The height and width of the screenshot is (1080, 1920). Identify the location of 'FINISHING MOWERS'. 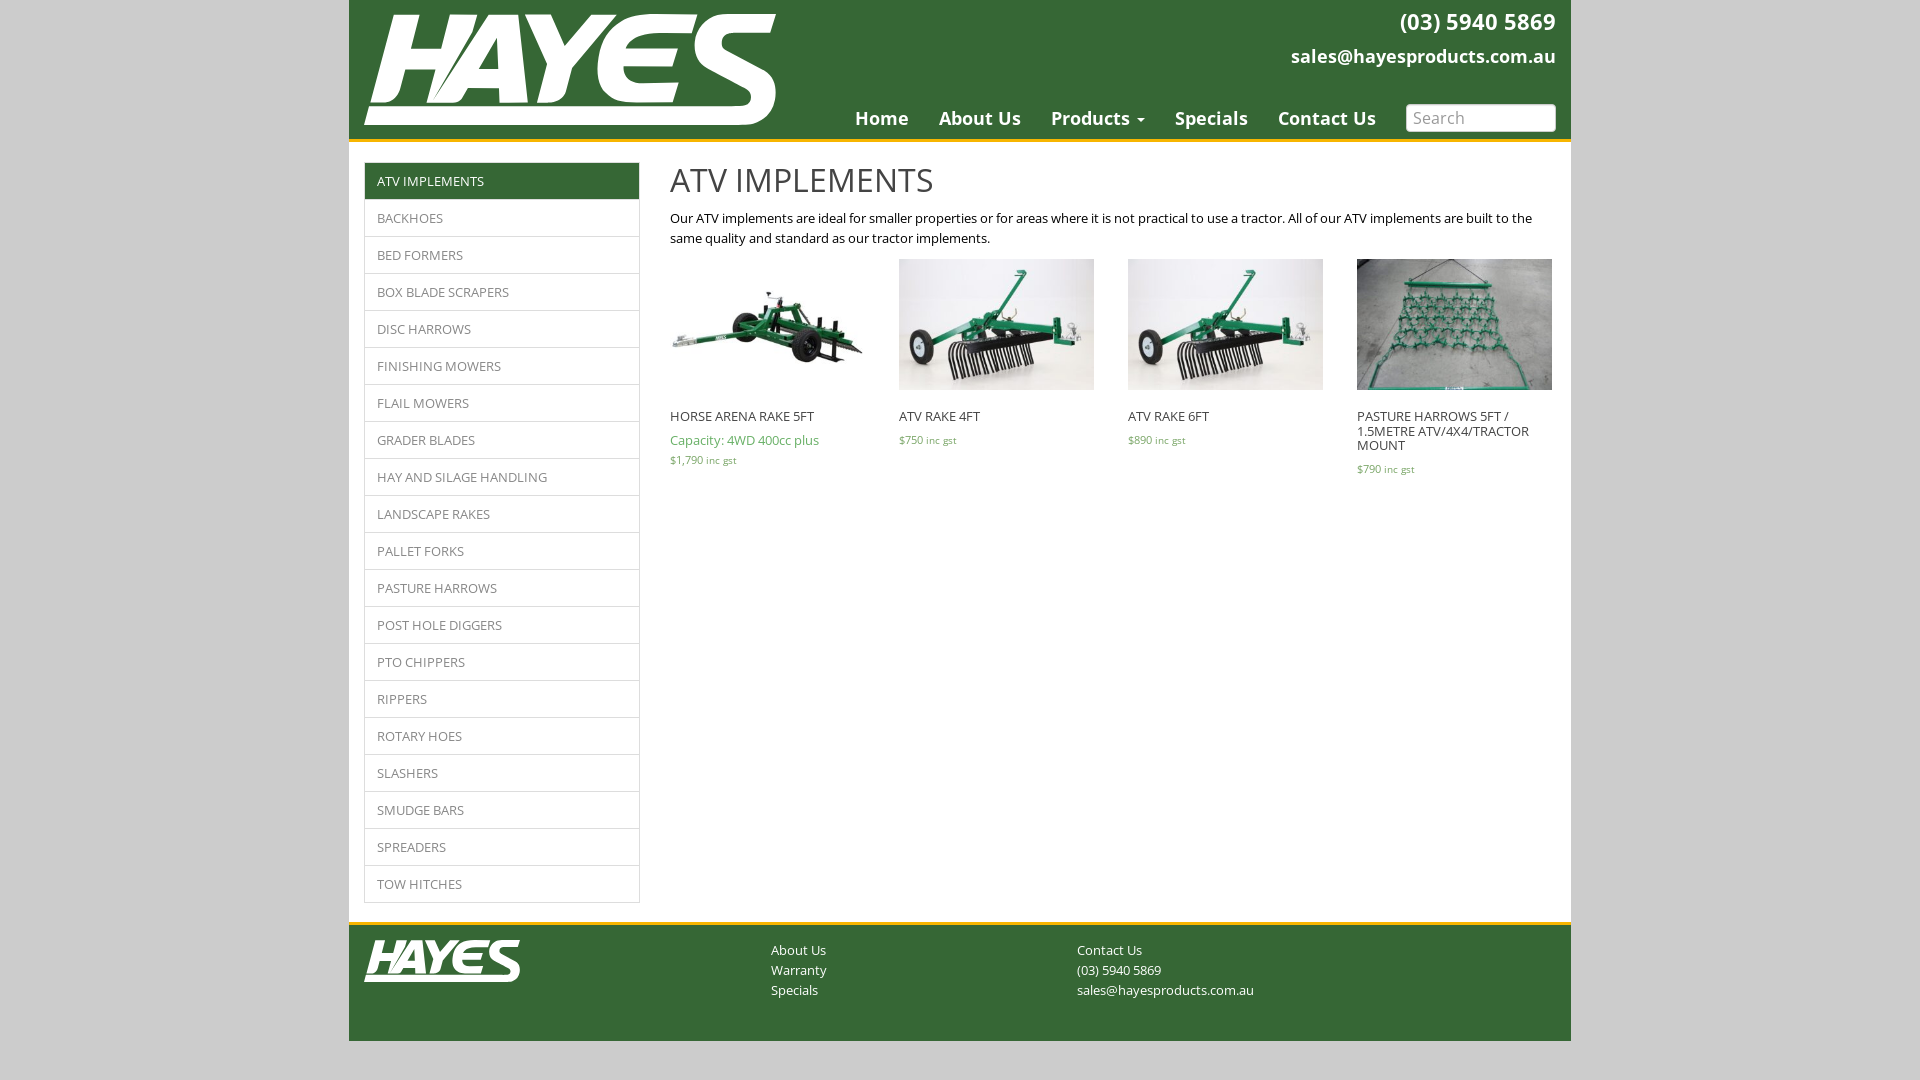
(502, 366).